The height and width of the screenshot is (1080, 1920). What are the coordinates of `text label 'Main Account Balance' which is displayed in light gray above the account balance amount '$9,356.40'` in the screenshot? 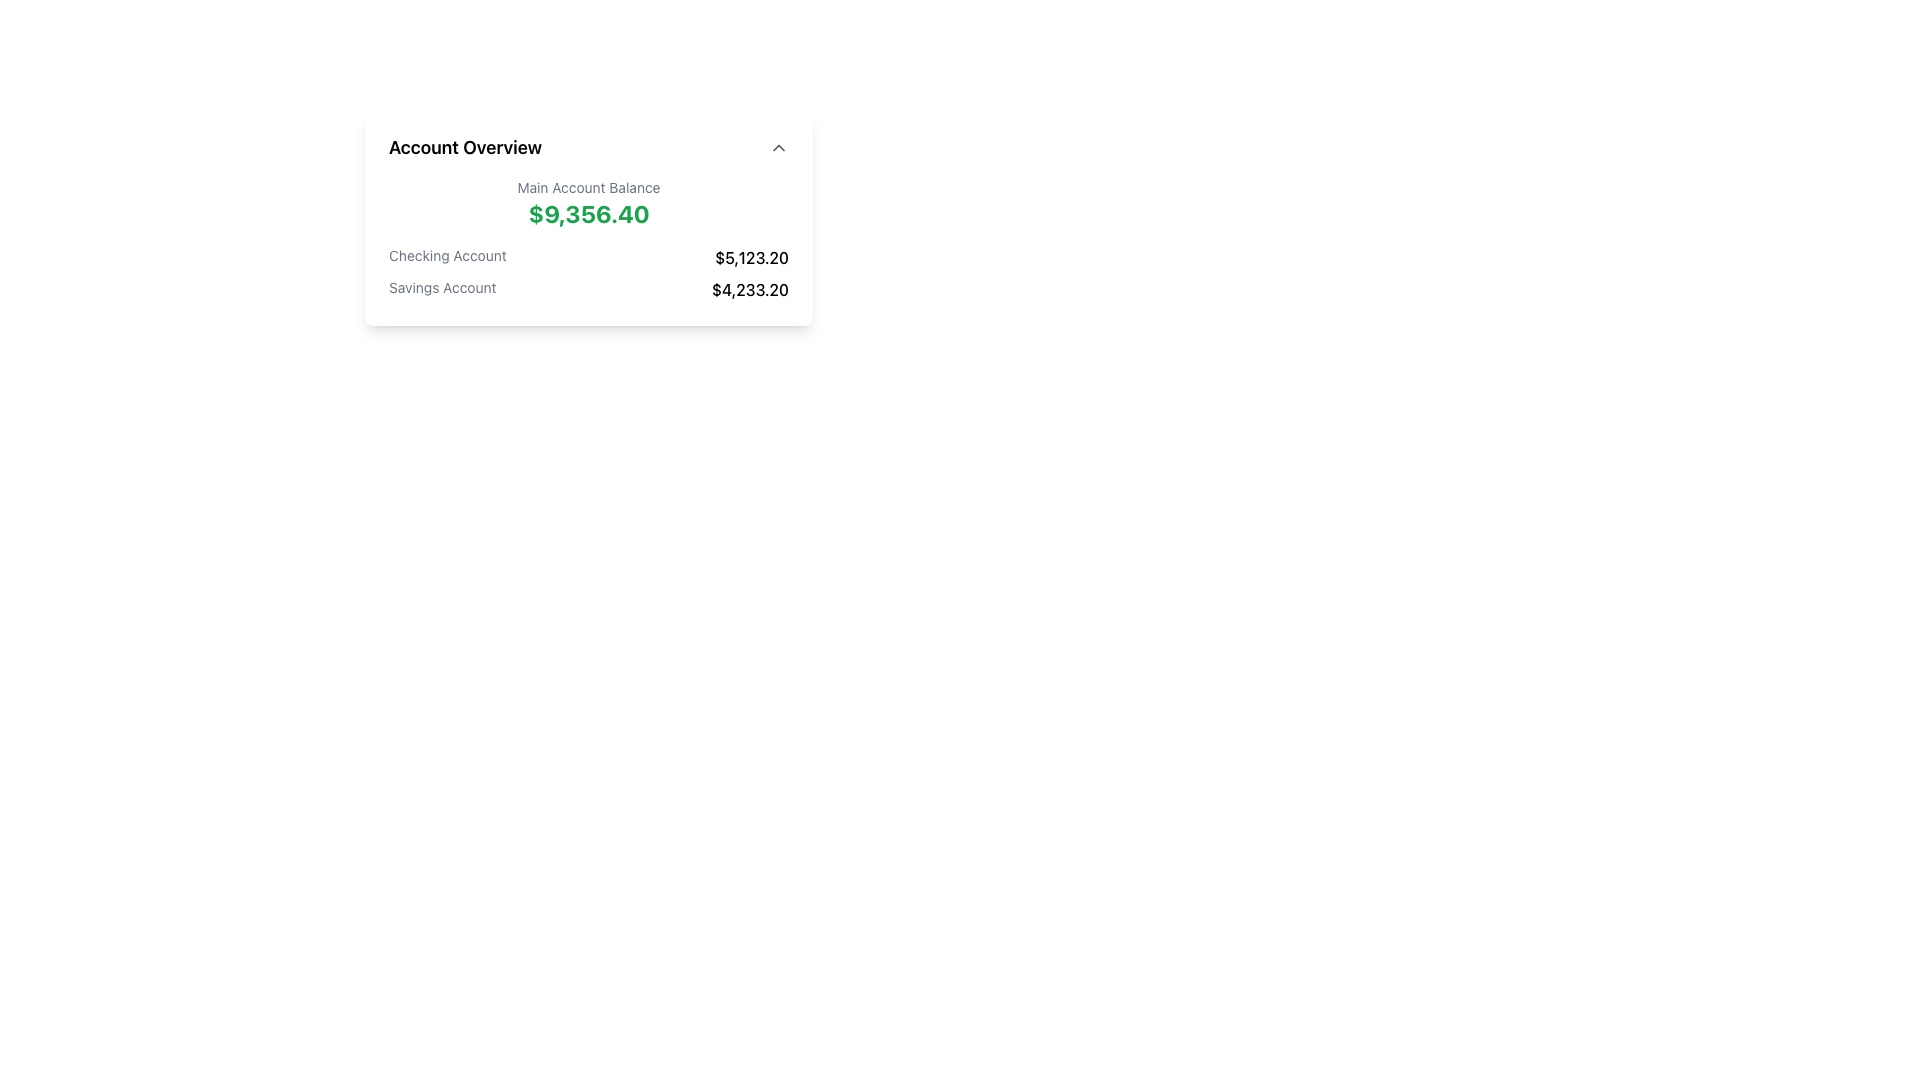 It's located at (588, 188).